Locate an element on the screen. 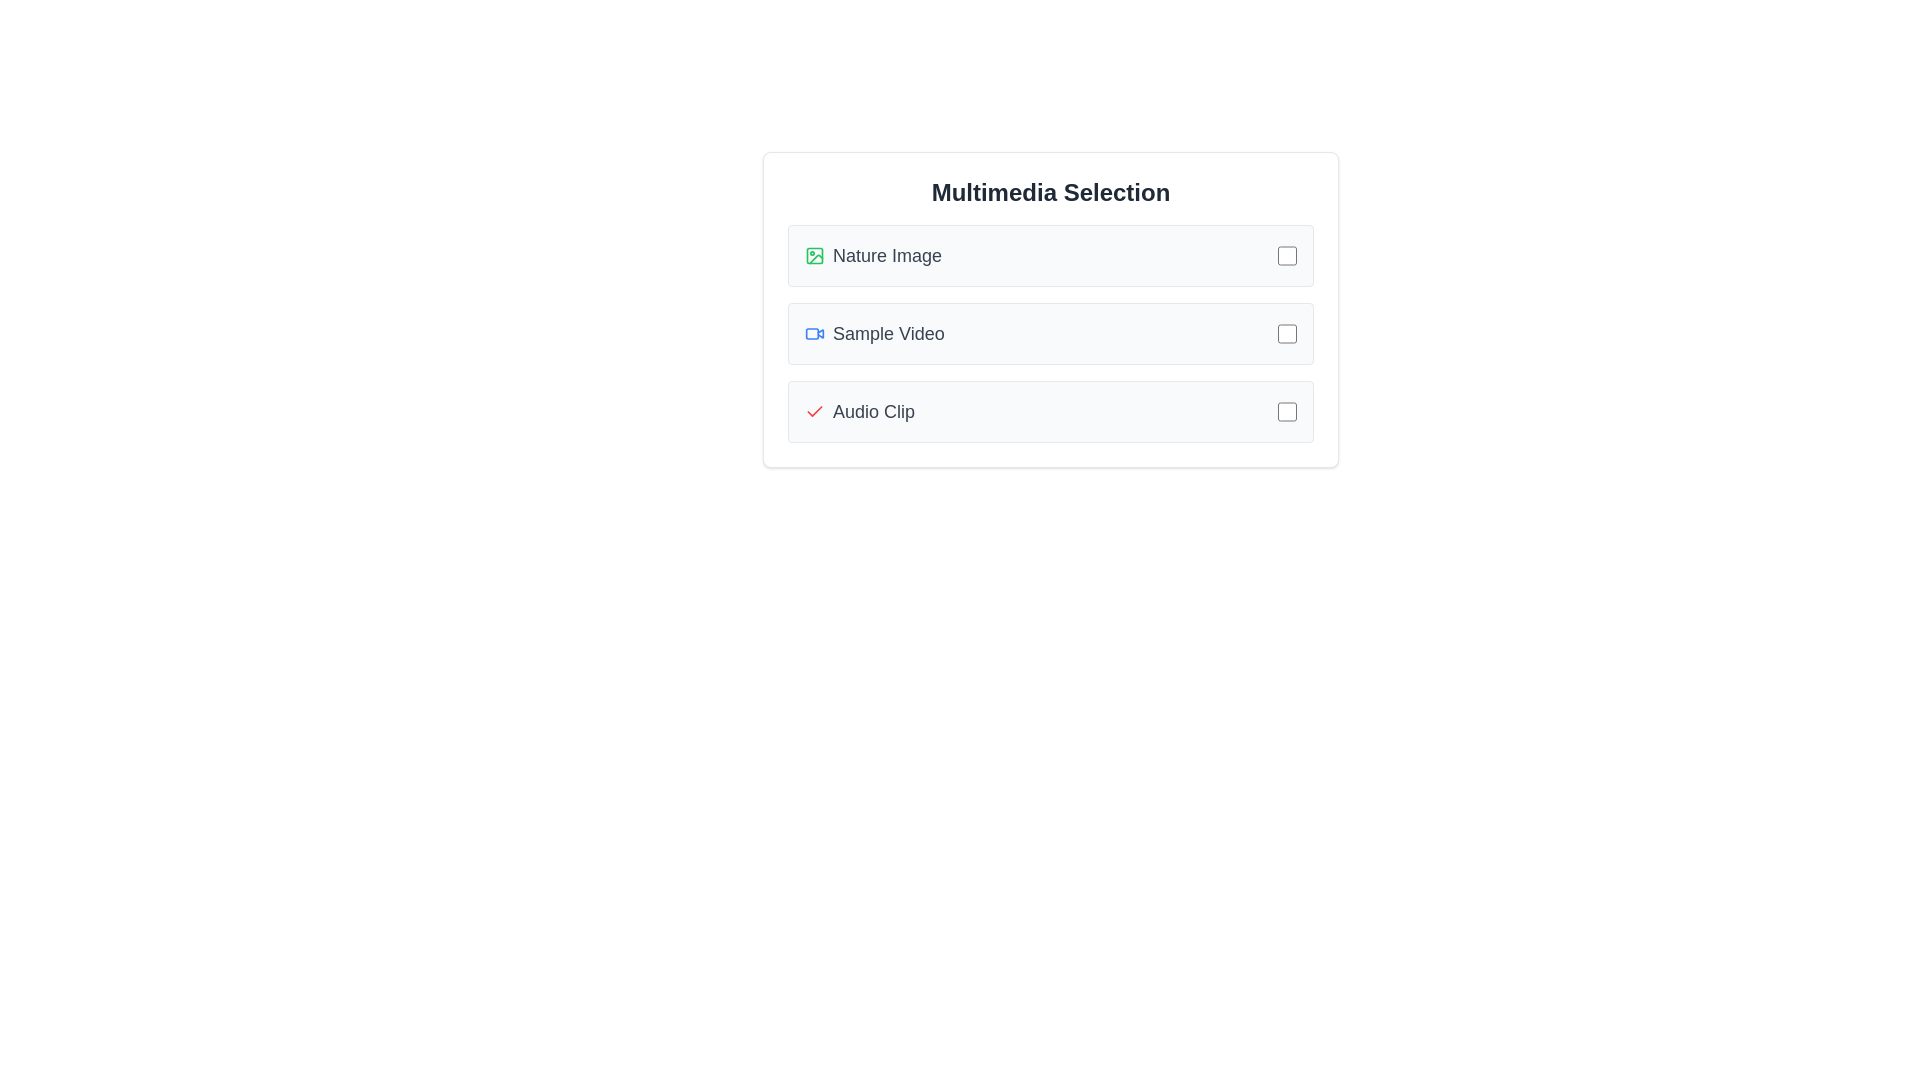  'Audio Clip' label located in the Multimedia Selection menu, positioned underneath 'Sample Video' and 'Nature Image' is located at coordinates (873, 411).